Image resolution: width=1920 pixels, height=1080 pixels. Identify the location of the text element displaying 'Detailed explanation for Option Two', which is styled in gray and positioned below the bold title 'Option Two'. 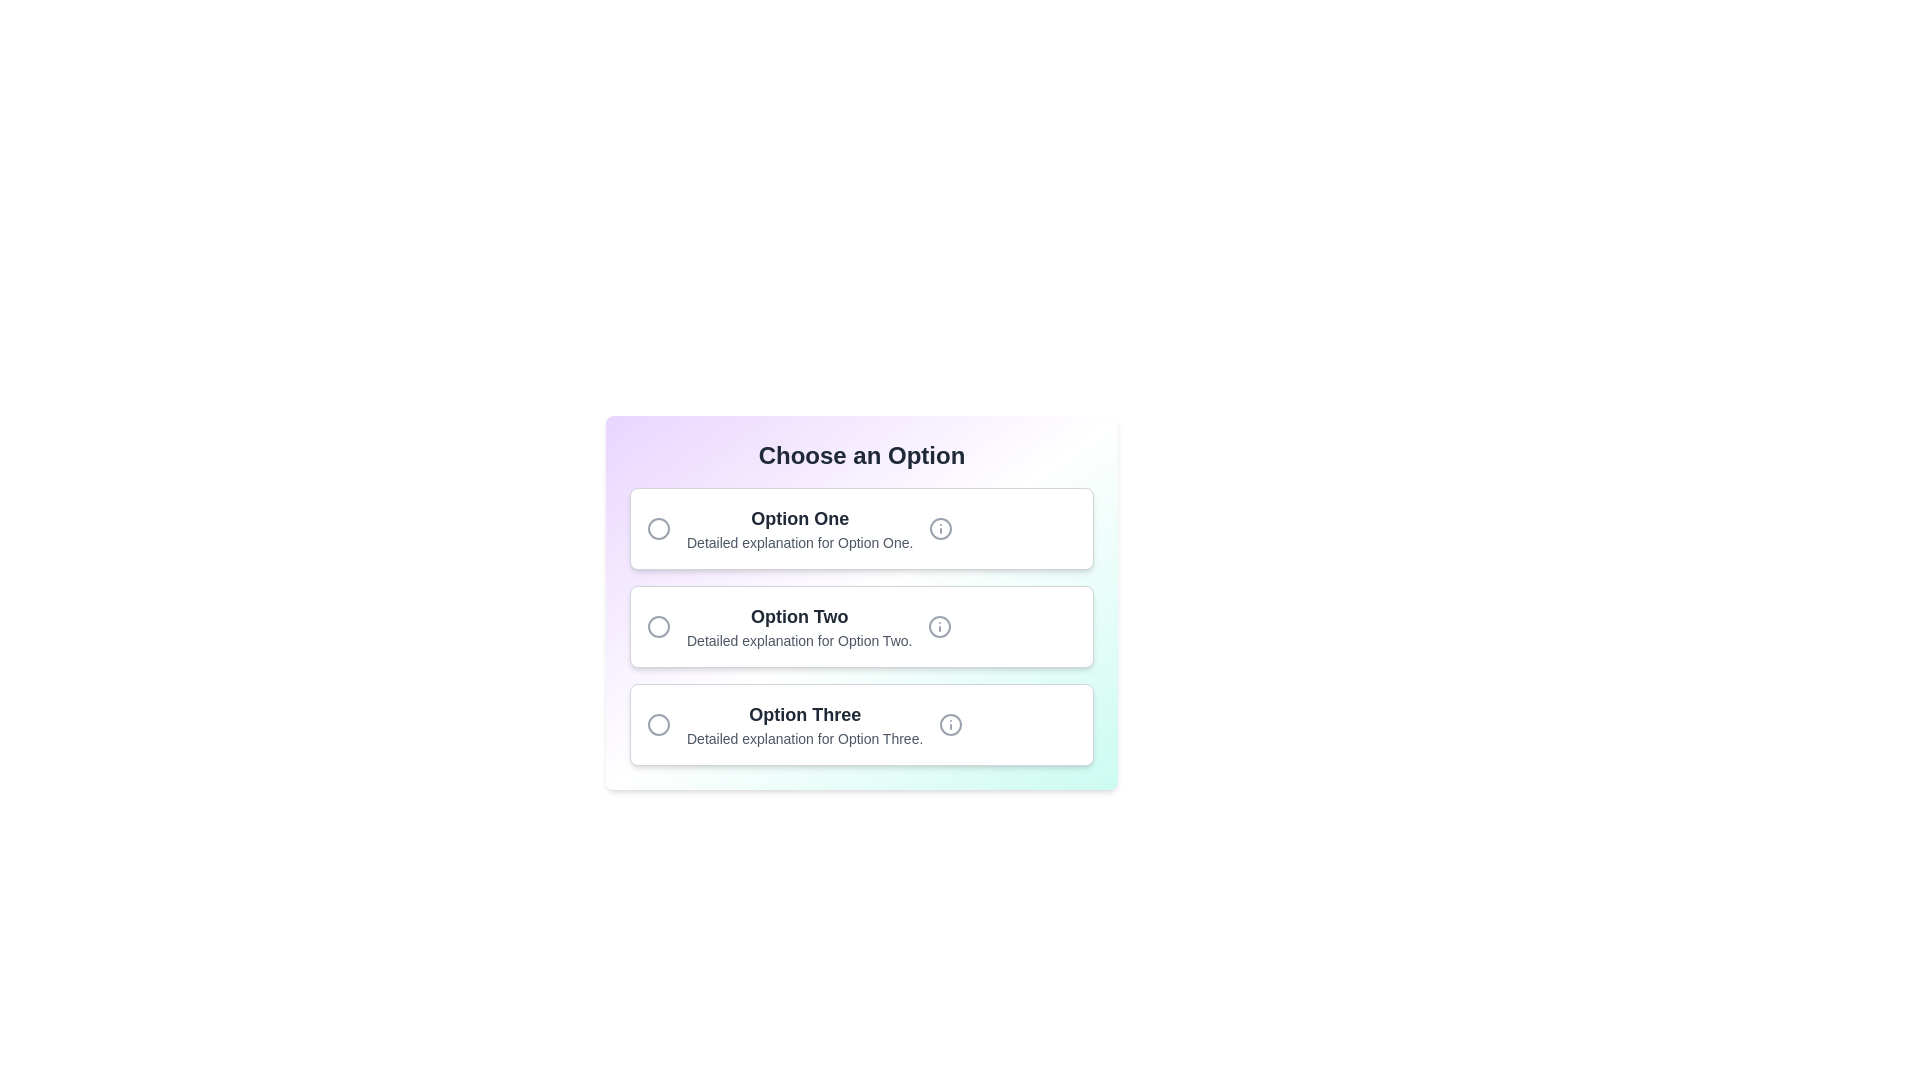
(798, 640).